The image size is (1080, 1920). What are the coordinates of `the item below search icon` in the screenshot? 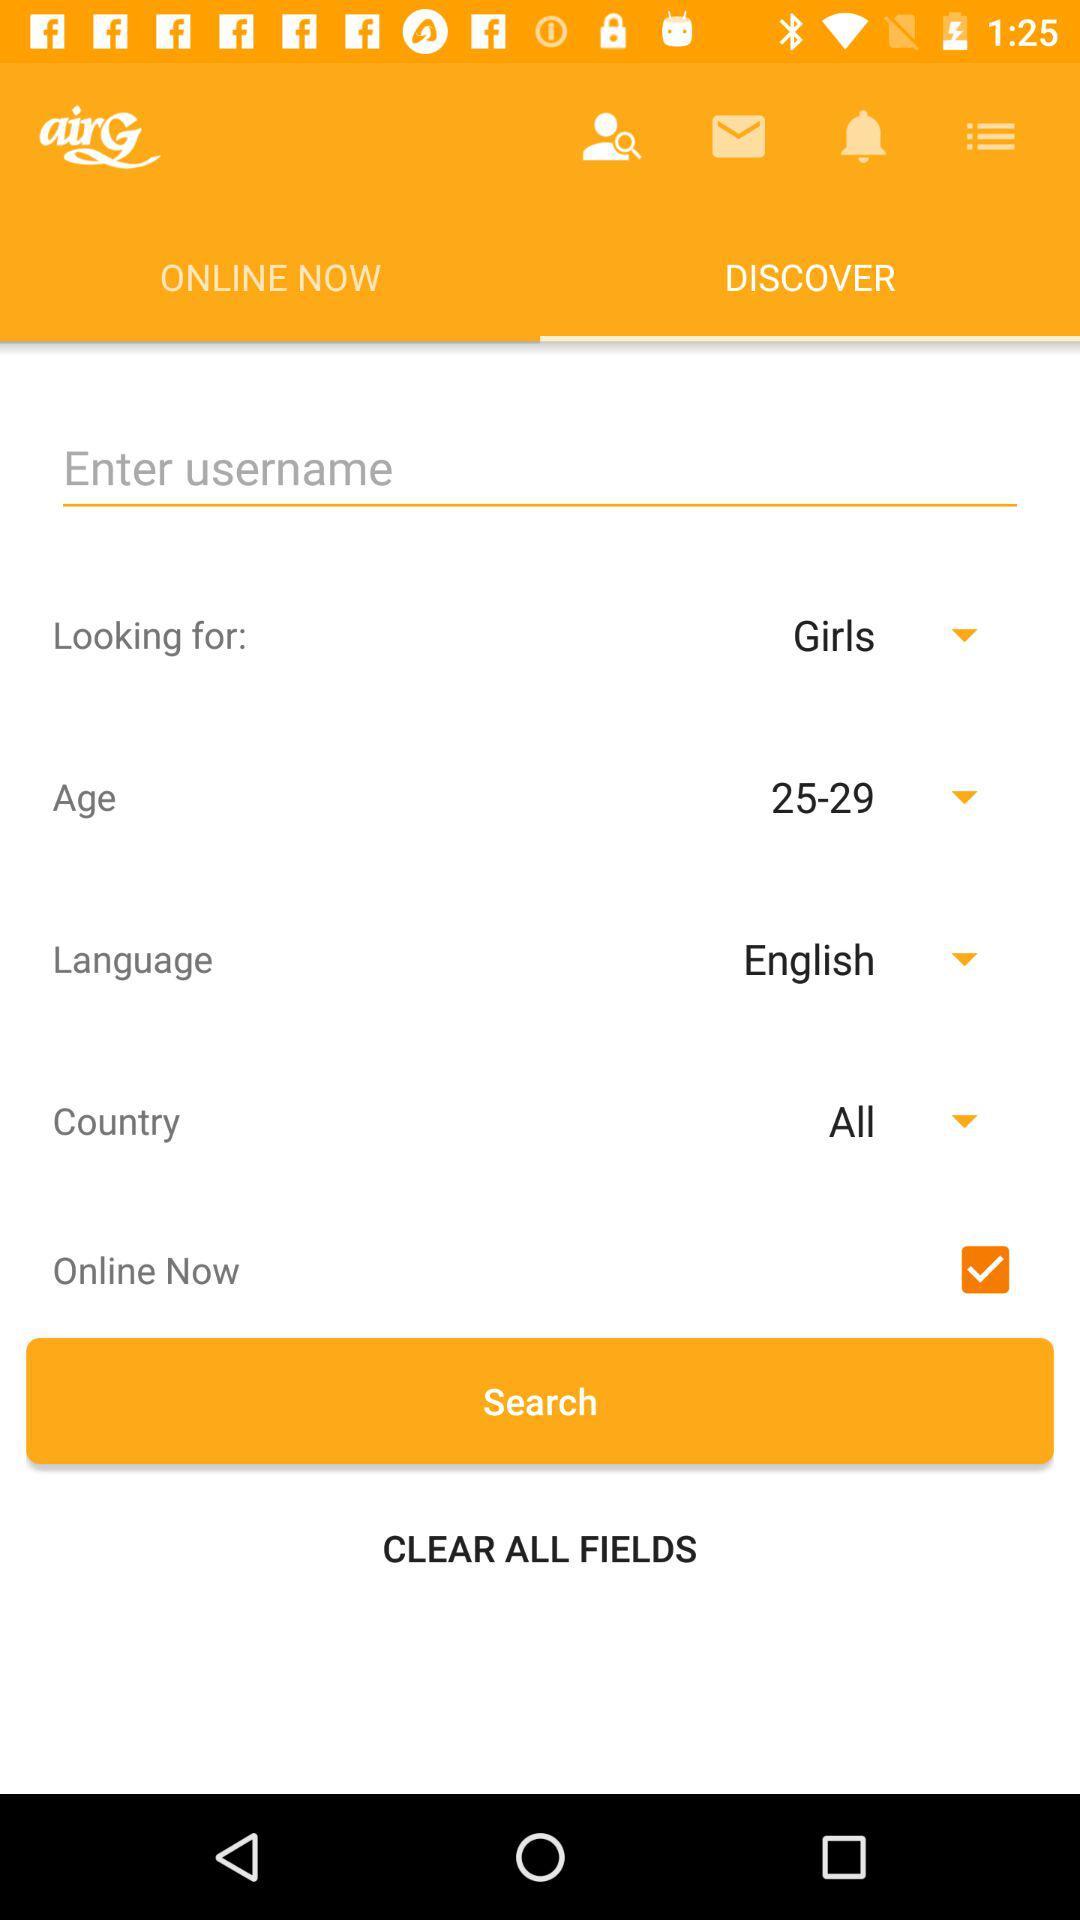 It's located at (540, 1547).